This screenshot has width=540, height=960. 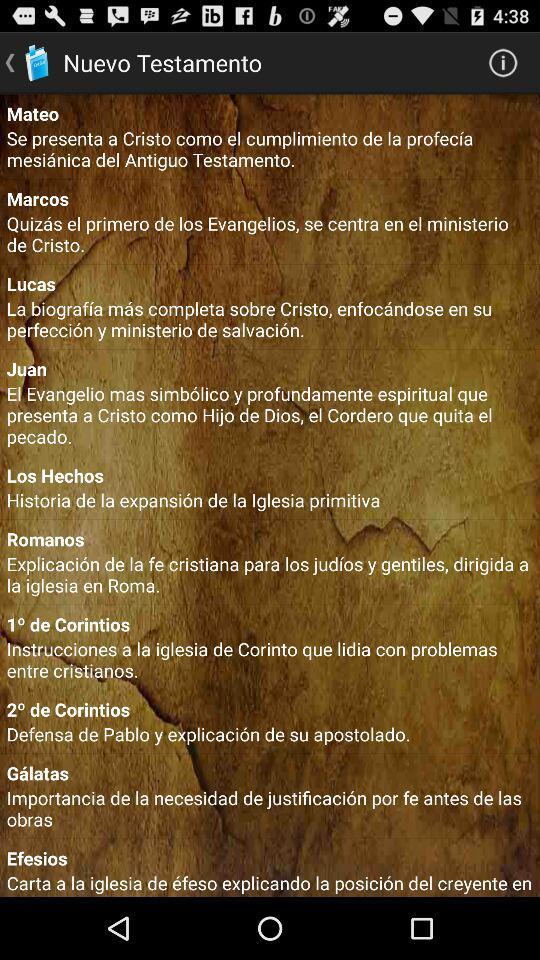 What do you see at coordinates (270, 475) in the screenshot?
I see `item below the el evangelio mas item` at bounding box center [270, 475].